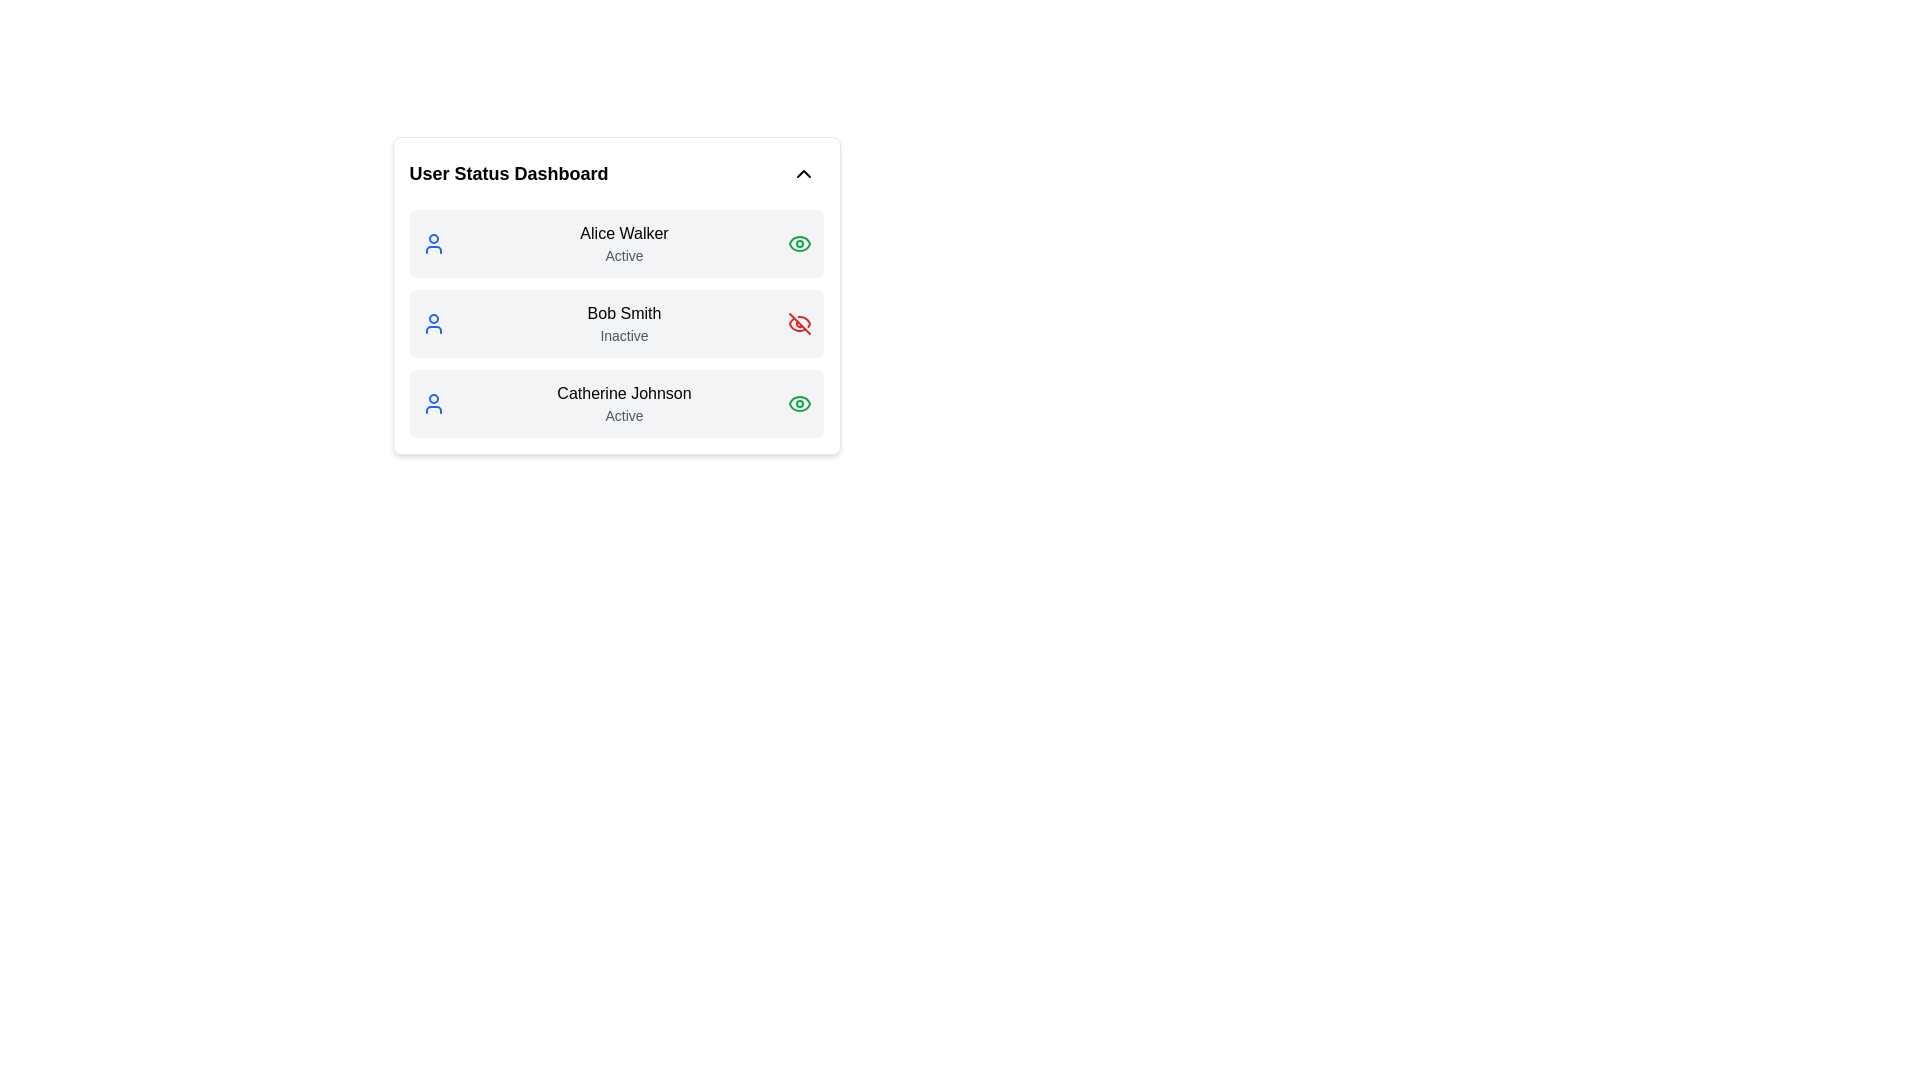 The width and height of the screenshot is (1920, 1080). Describe the element at coordinates (798, 323) in the screenshot. I see `the red eye-off icon located to the right of 'Bob Smith' in the 'Bob Smith Inactive' card` at that location.